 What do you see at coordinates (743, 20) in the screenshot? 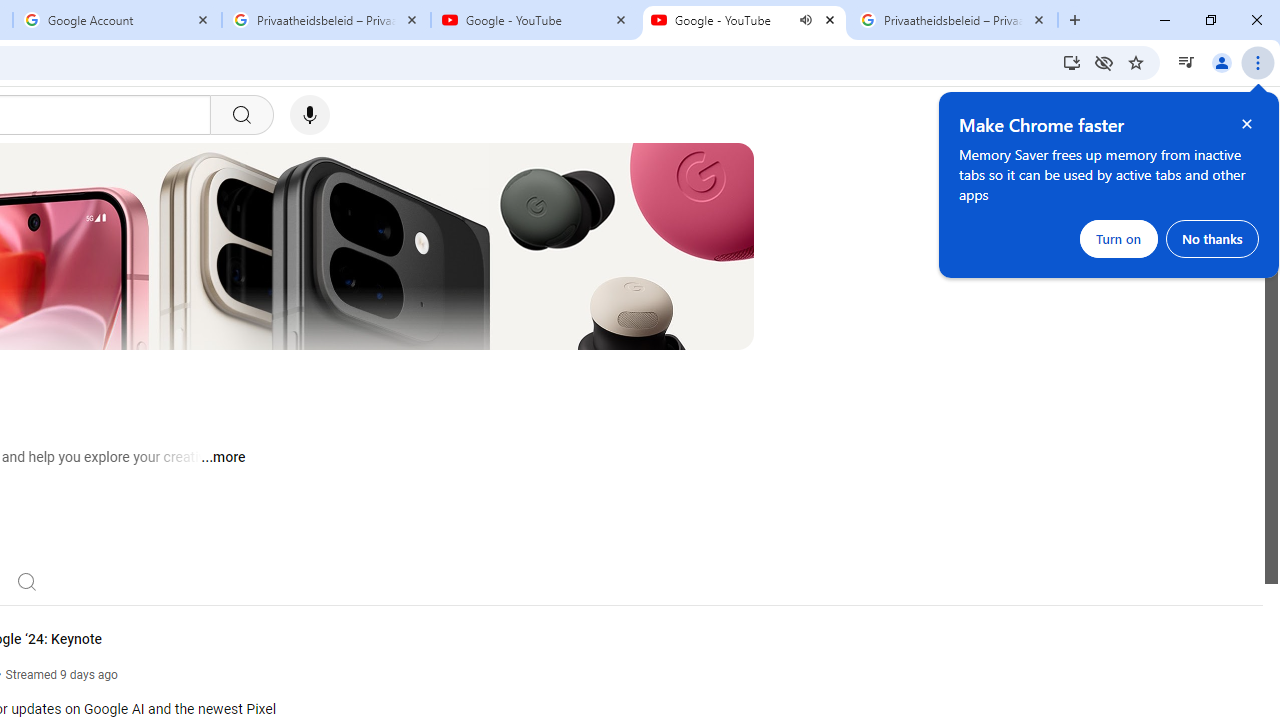
I see `'Google - YouTube - Audio playing'` at bounding box center [743, 20].